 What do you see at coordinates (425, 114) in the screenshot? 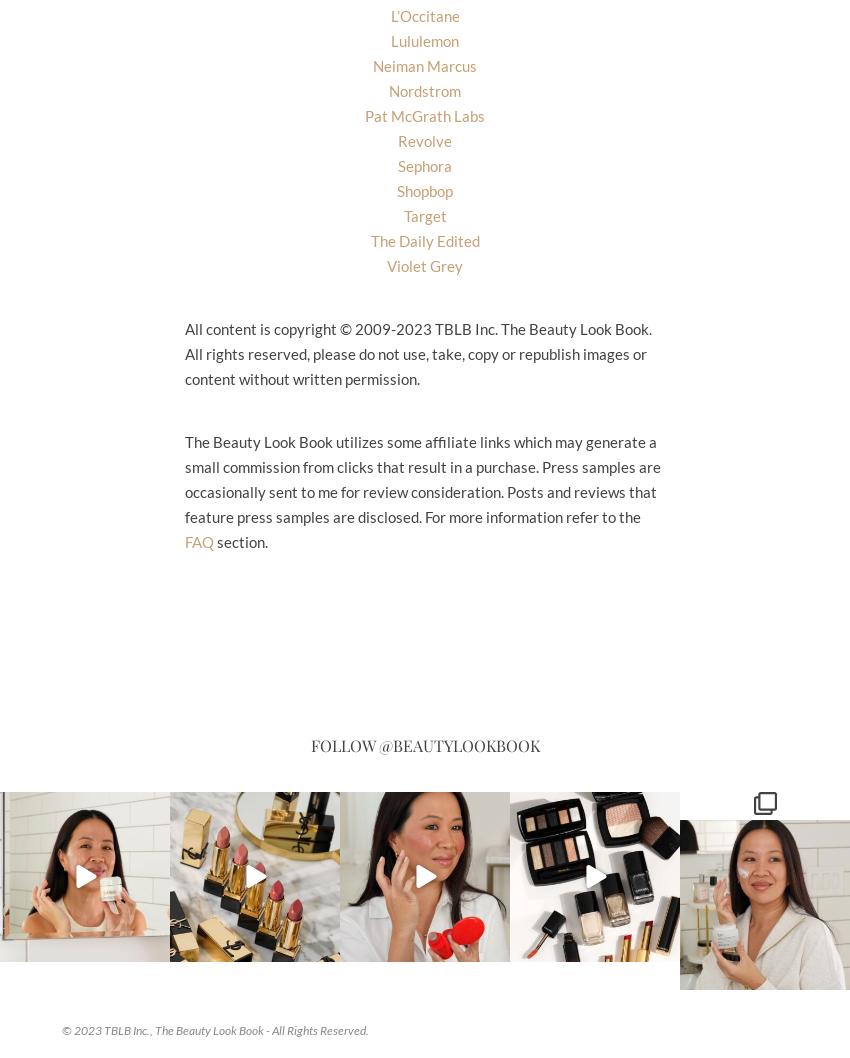
I see `'Pat McGrath Labs'` at bounding box center [425, 114].